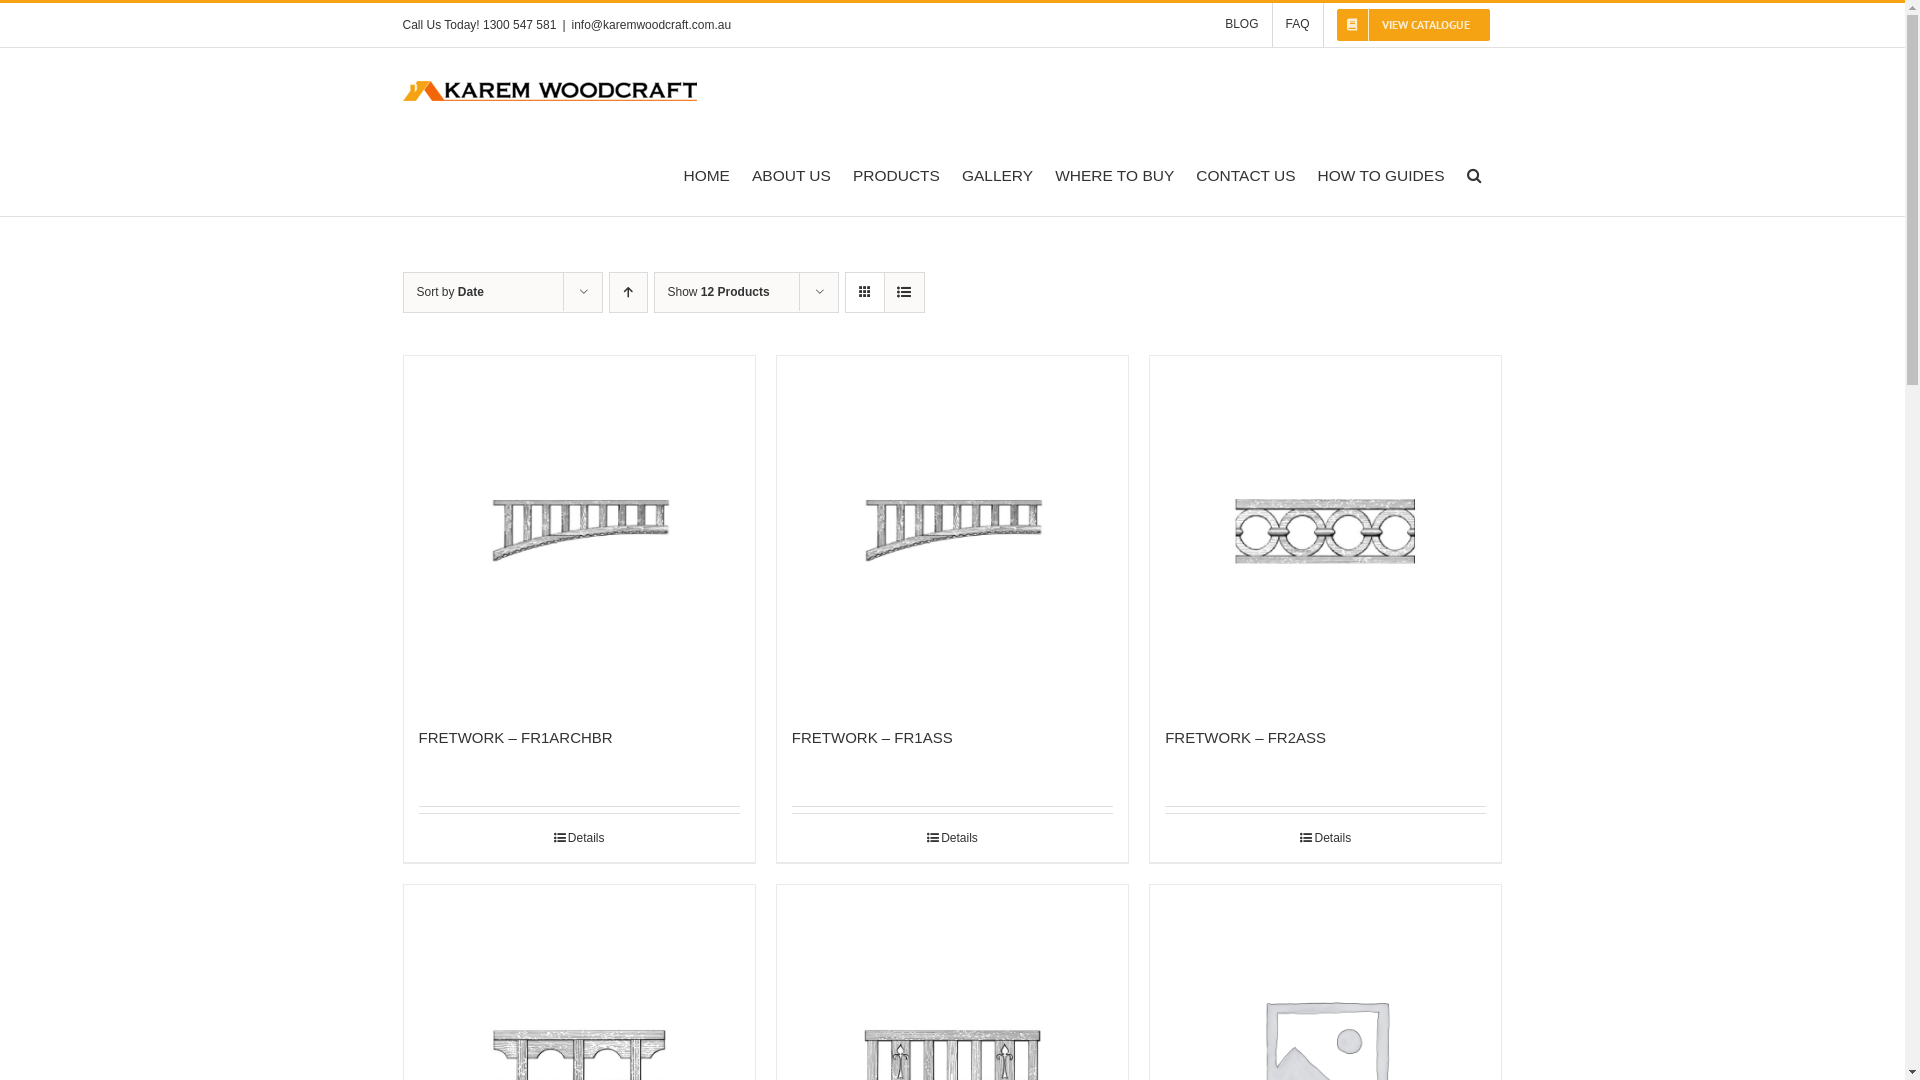 The height and width of the screenshot is (1080, 1920). What do you see at coordinates (652, 24) in the screenshot?
I see `'info@karemwoodcraft.com.au'` at bounding box center [652, 24].